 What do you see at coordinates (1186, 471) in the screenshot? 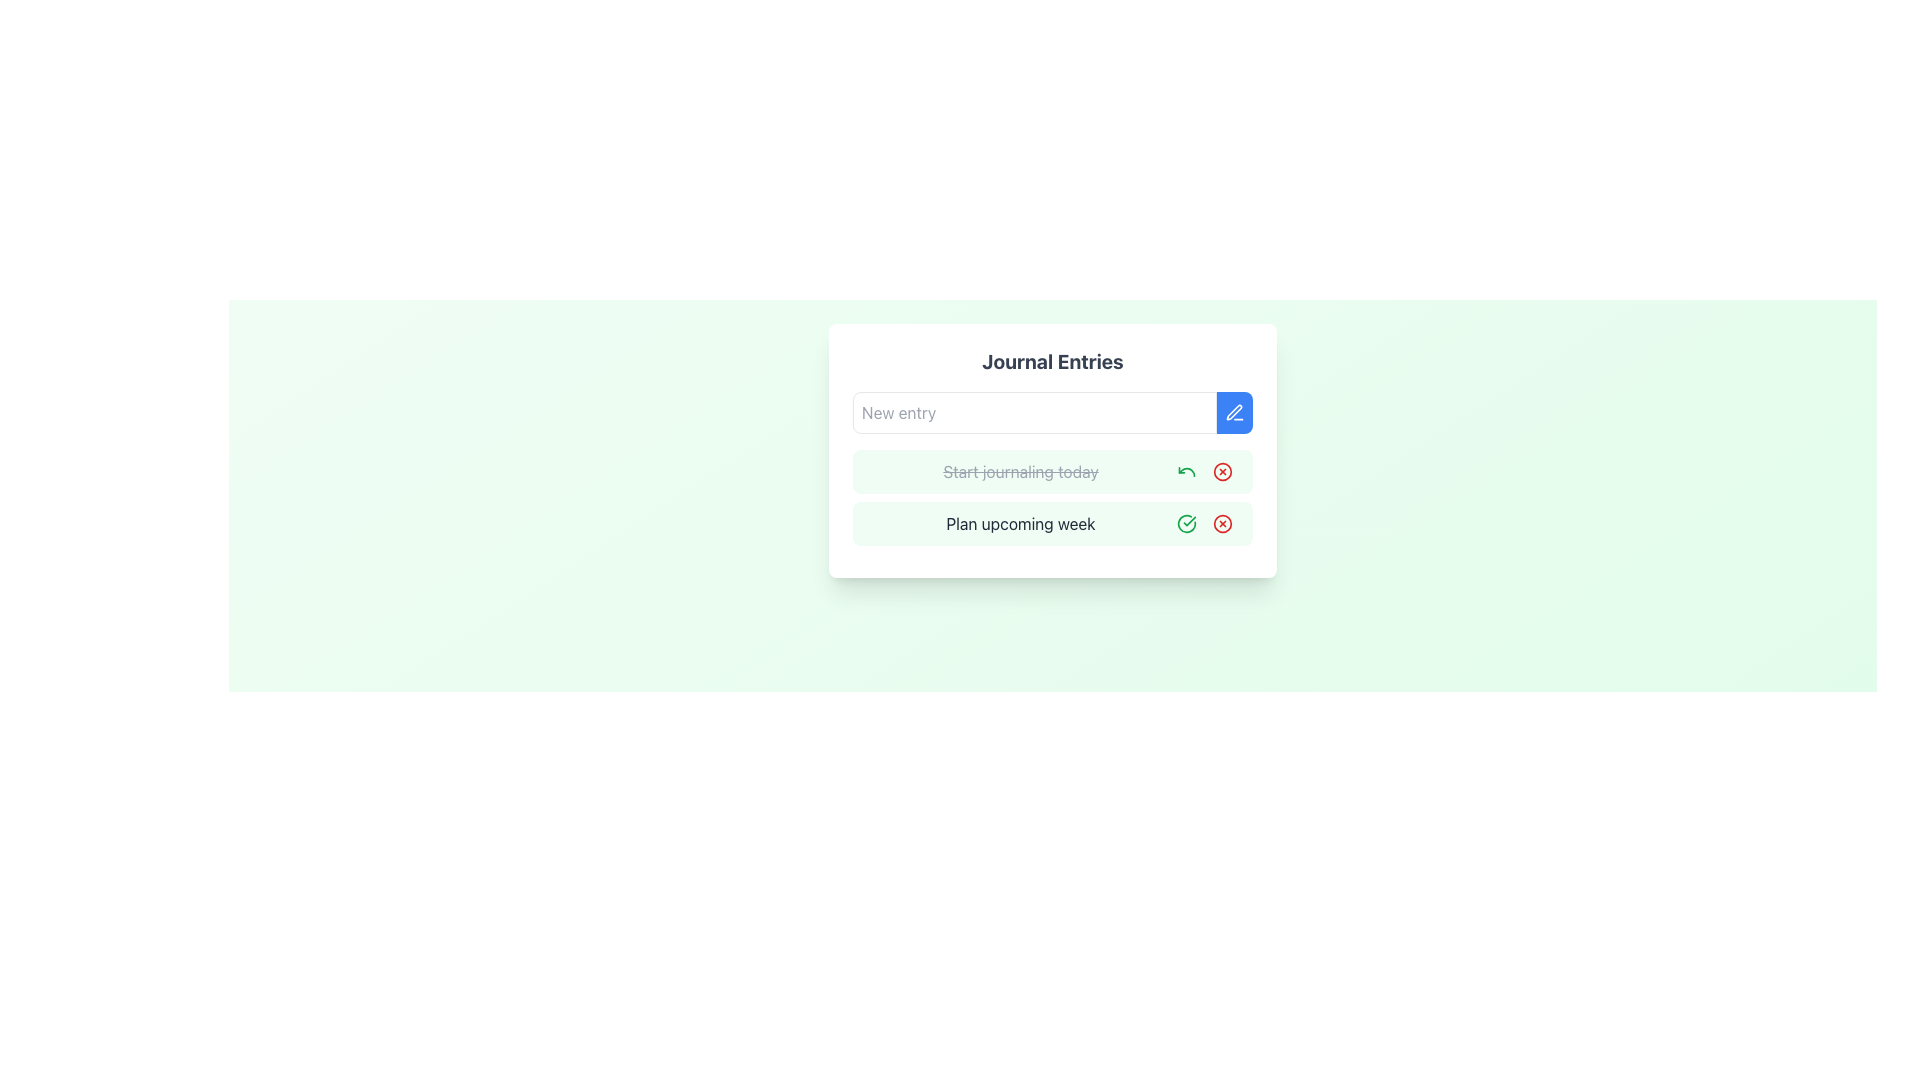
I see `the undo icon located beside the green checkmark and red cross icons in the second line of task items under 'Journal Entries'` at bounding box center [1186, 471].